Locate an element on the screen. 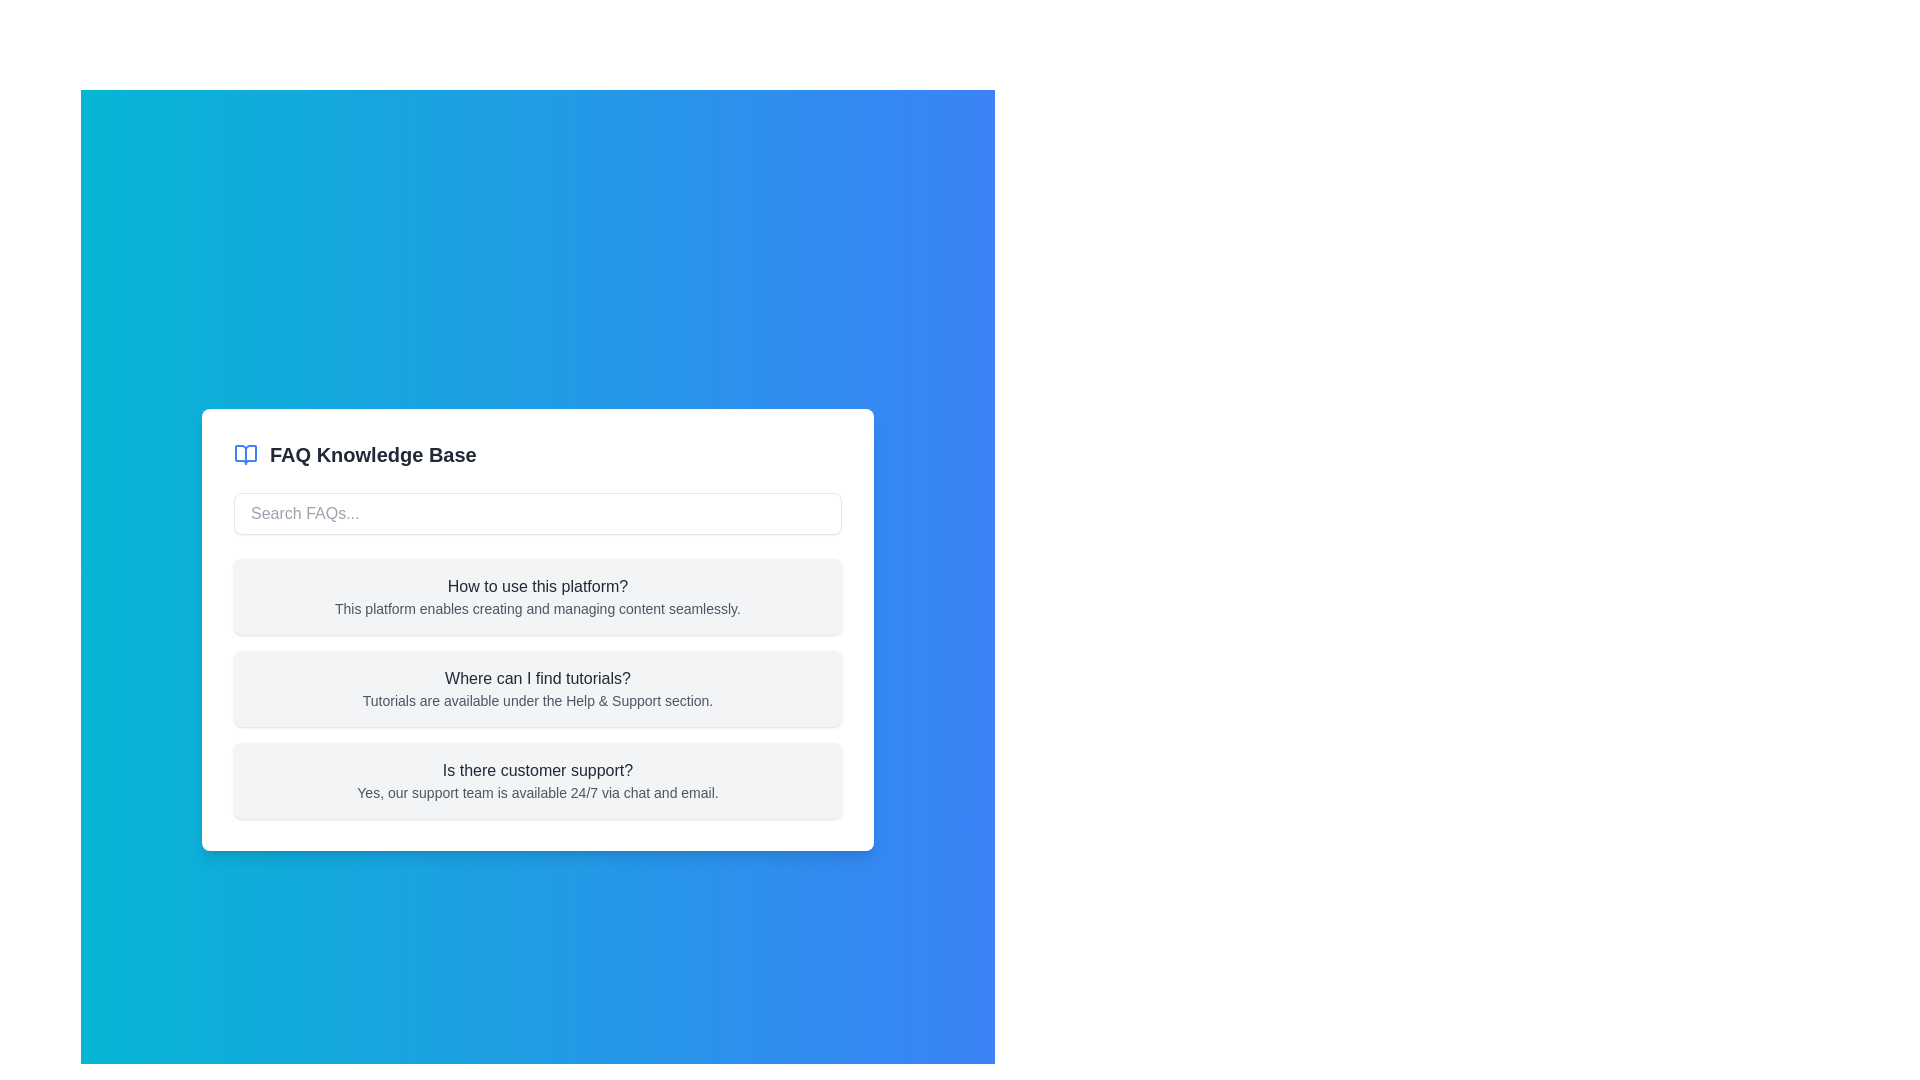 This screenshot has width=1920, height=1080. the informational block titled 'Where can I find tutorials?' is located at coordinates (537, 688).